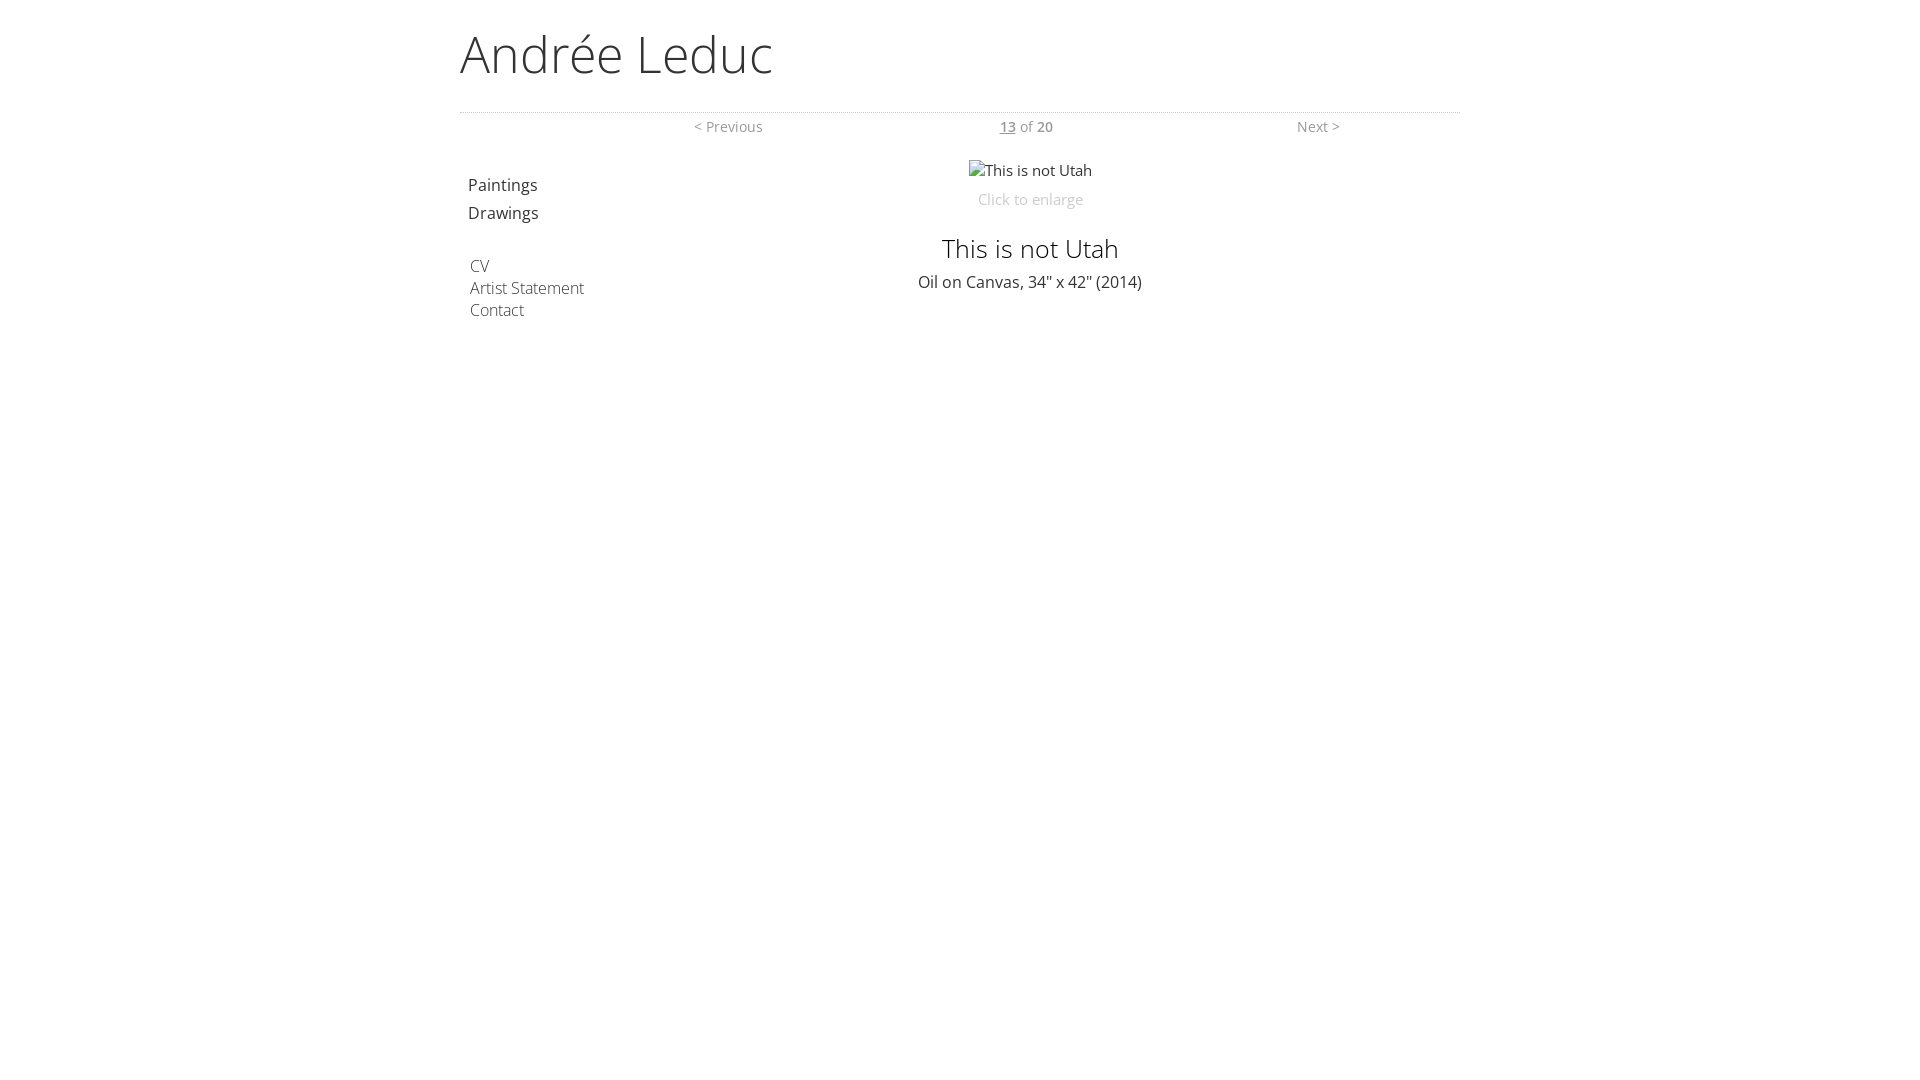 The image size is (1920, 1080). I want to click on 'This is not Utah', so click(1030, 168).